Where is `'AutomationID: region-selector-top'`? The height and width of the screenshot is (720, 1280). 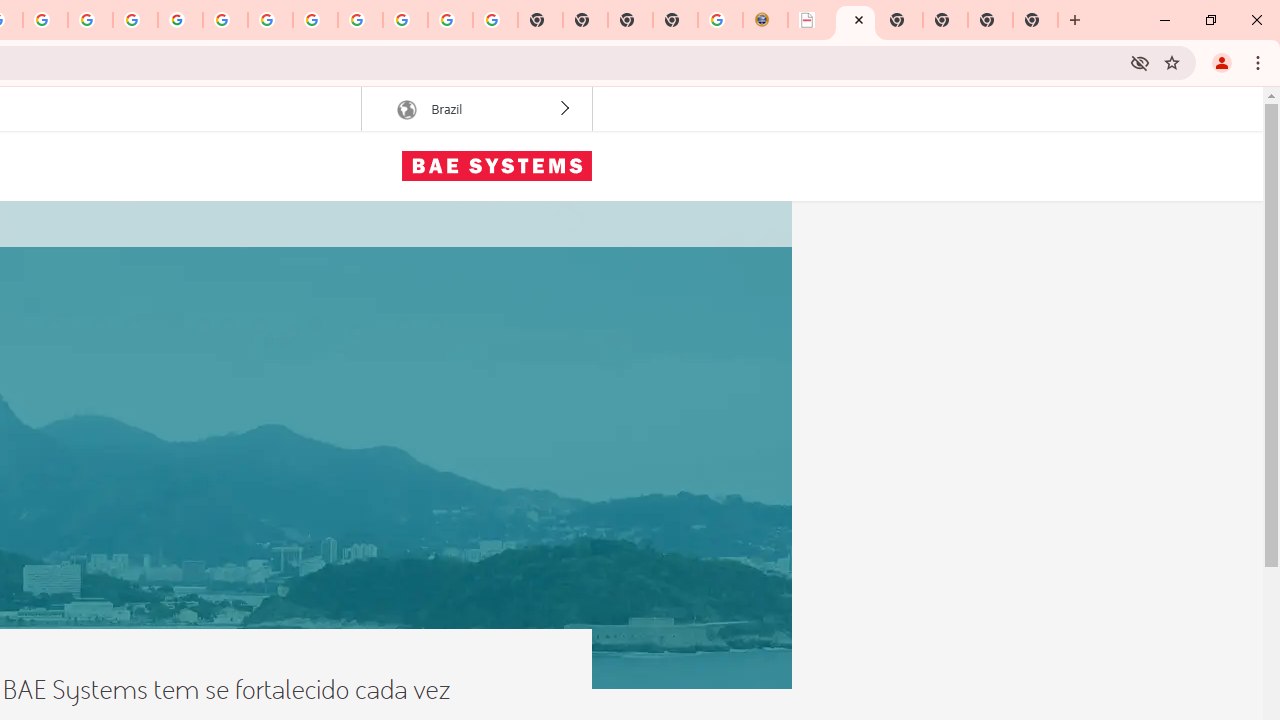
'AutomationID: region-selector-top' is located at coordinates (475, 109).